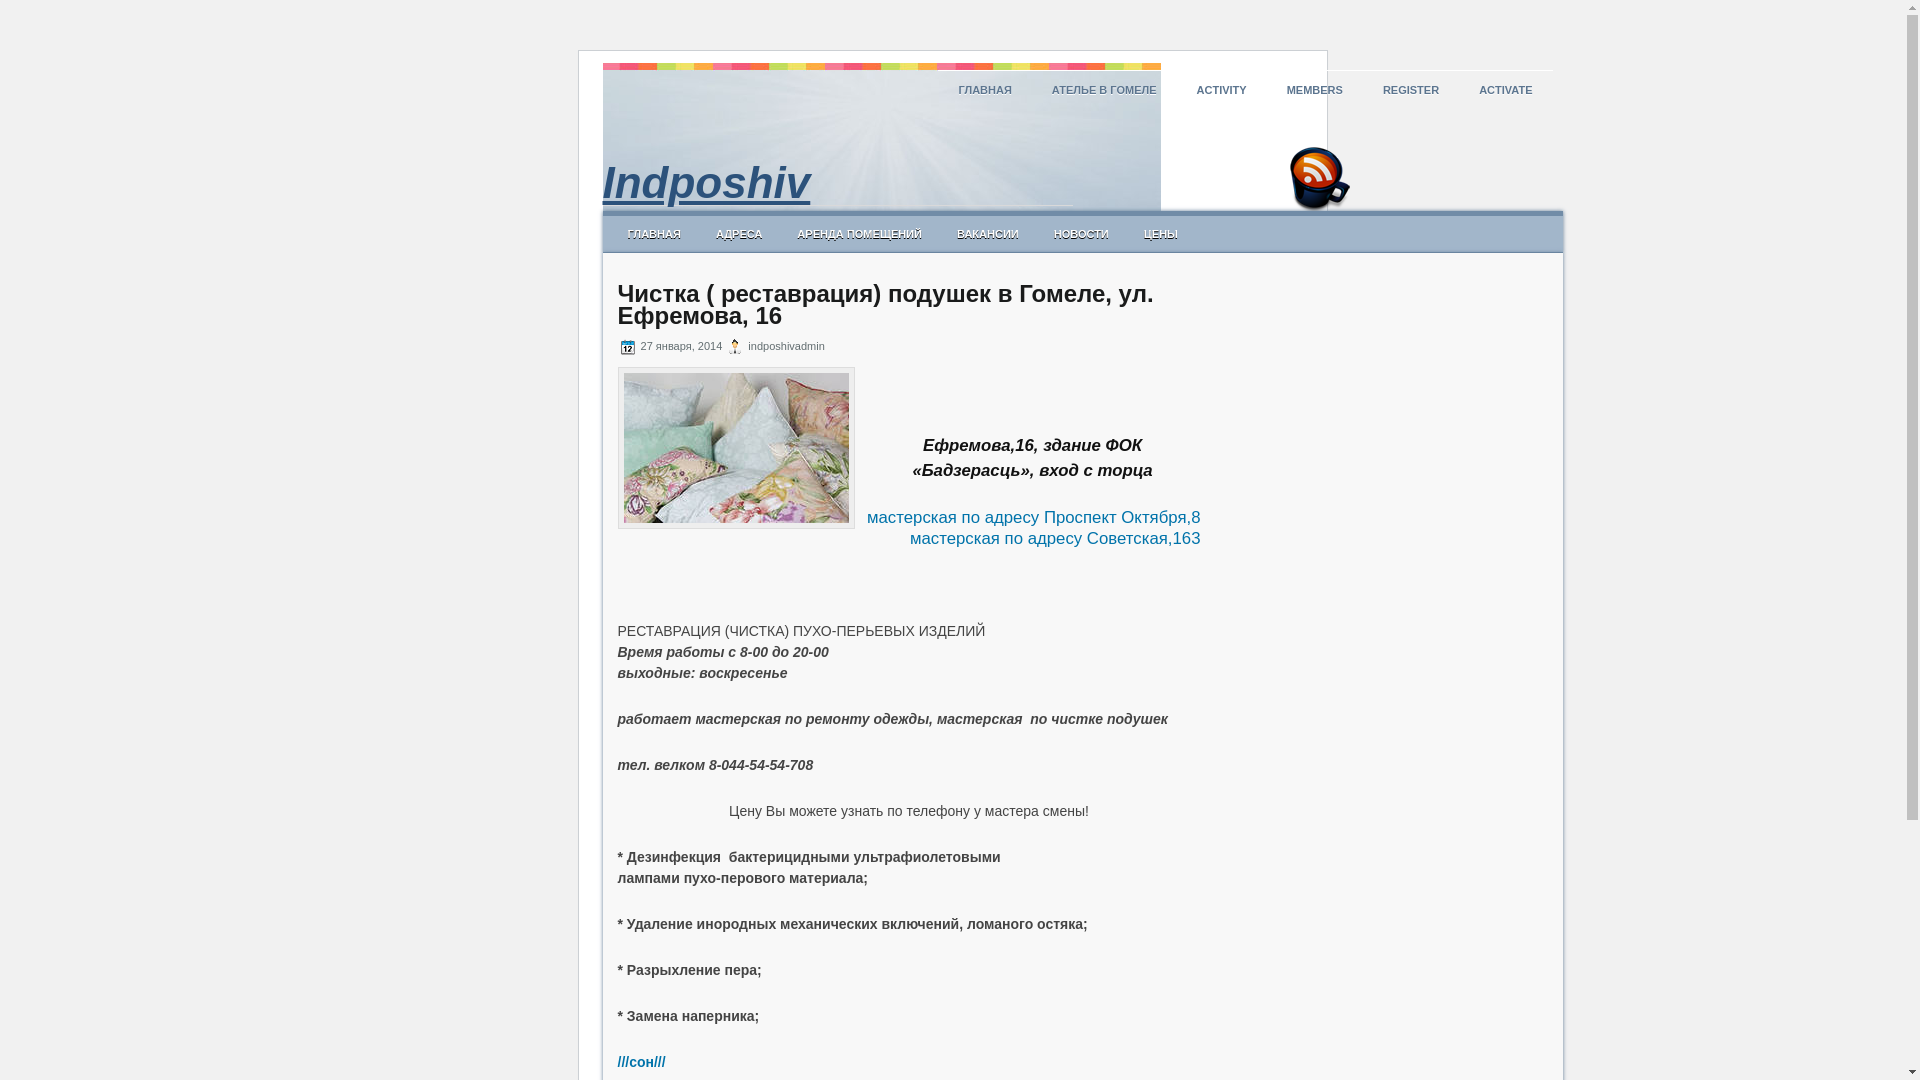 The image size is (1920, 1080). What do you see at coordinates (1221, 90) in the screenshot?
I see `'ACTIVITY'` at bounding box center [1221, 90].